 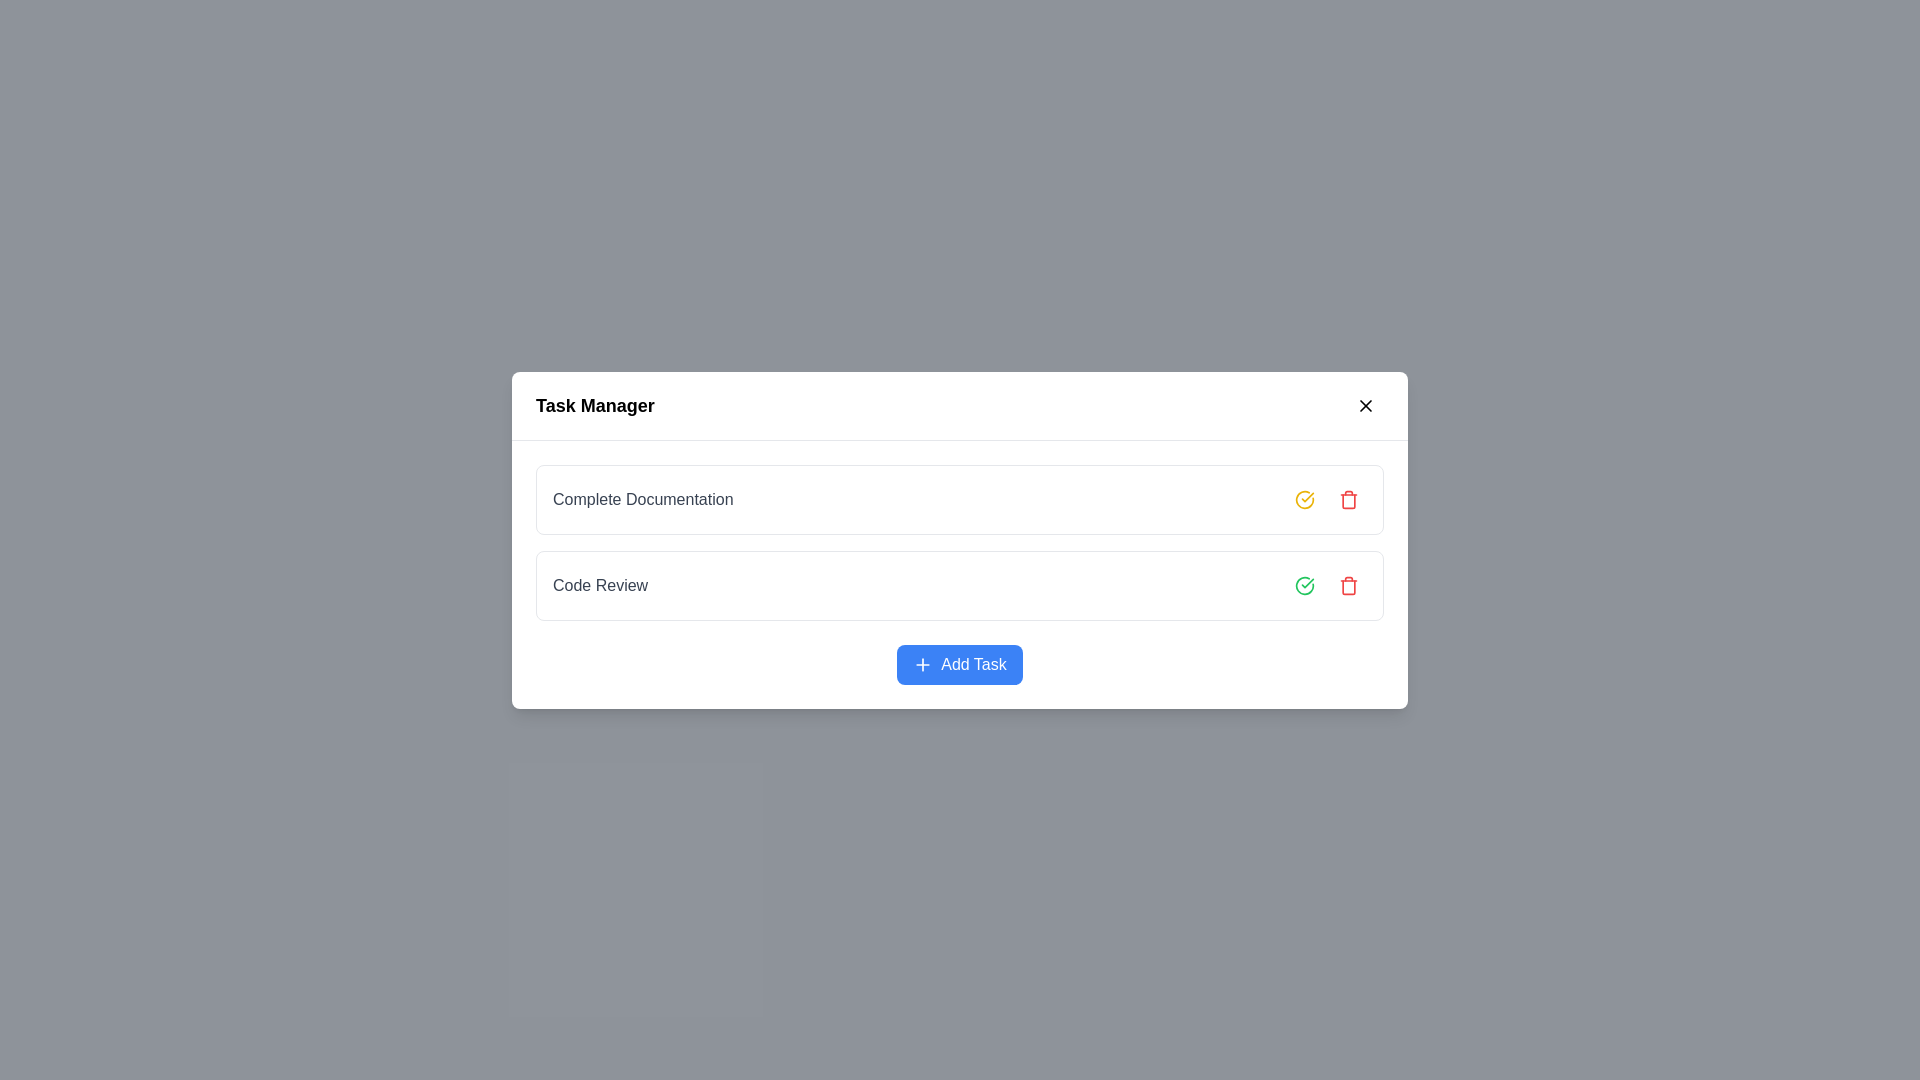 What do you see at coordinates (643, 498) in the screenshot?
I see `the text label that displays the title or description of the first task in the task manager interface, which is located above the 'Code Review' task block` at bounding box center [643, 498].